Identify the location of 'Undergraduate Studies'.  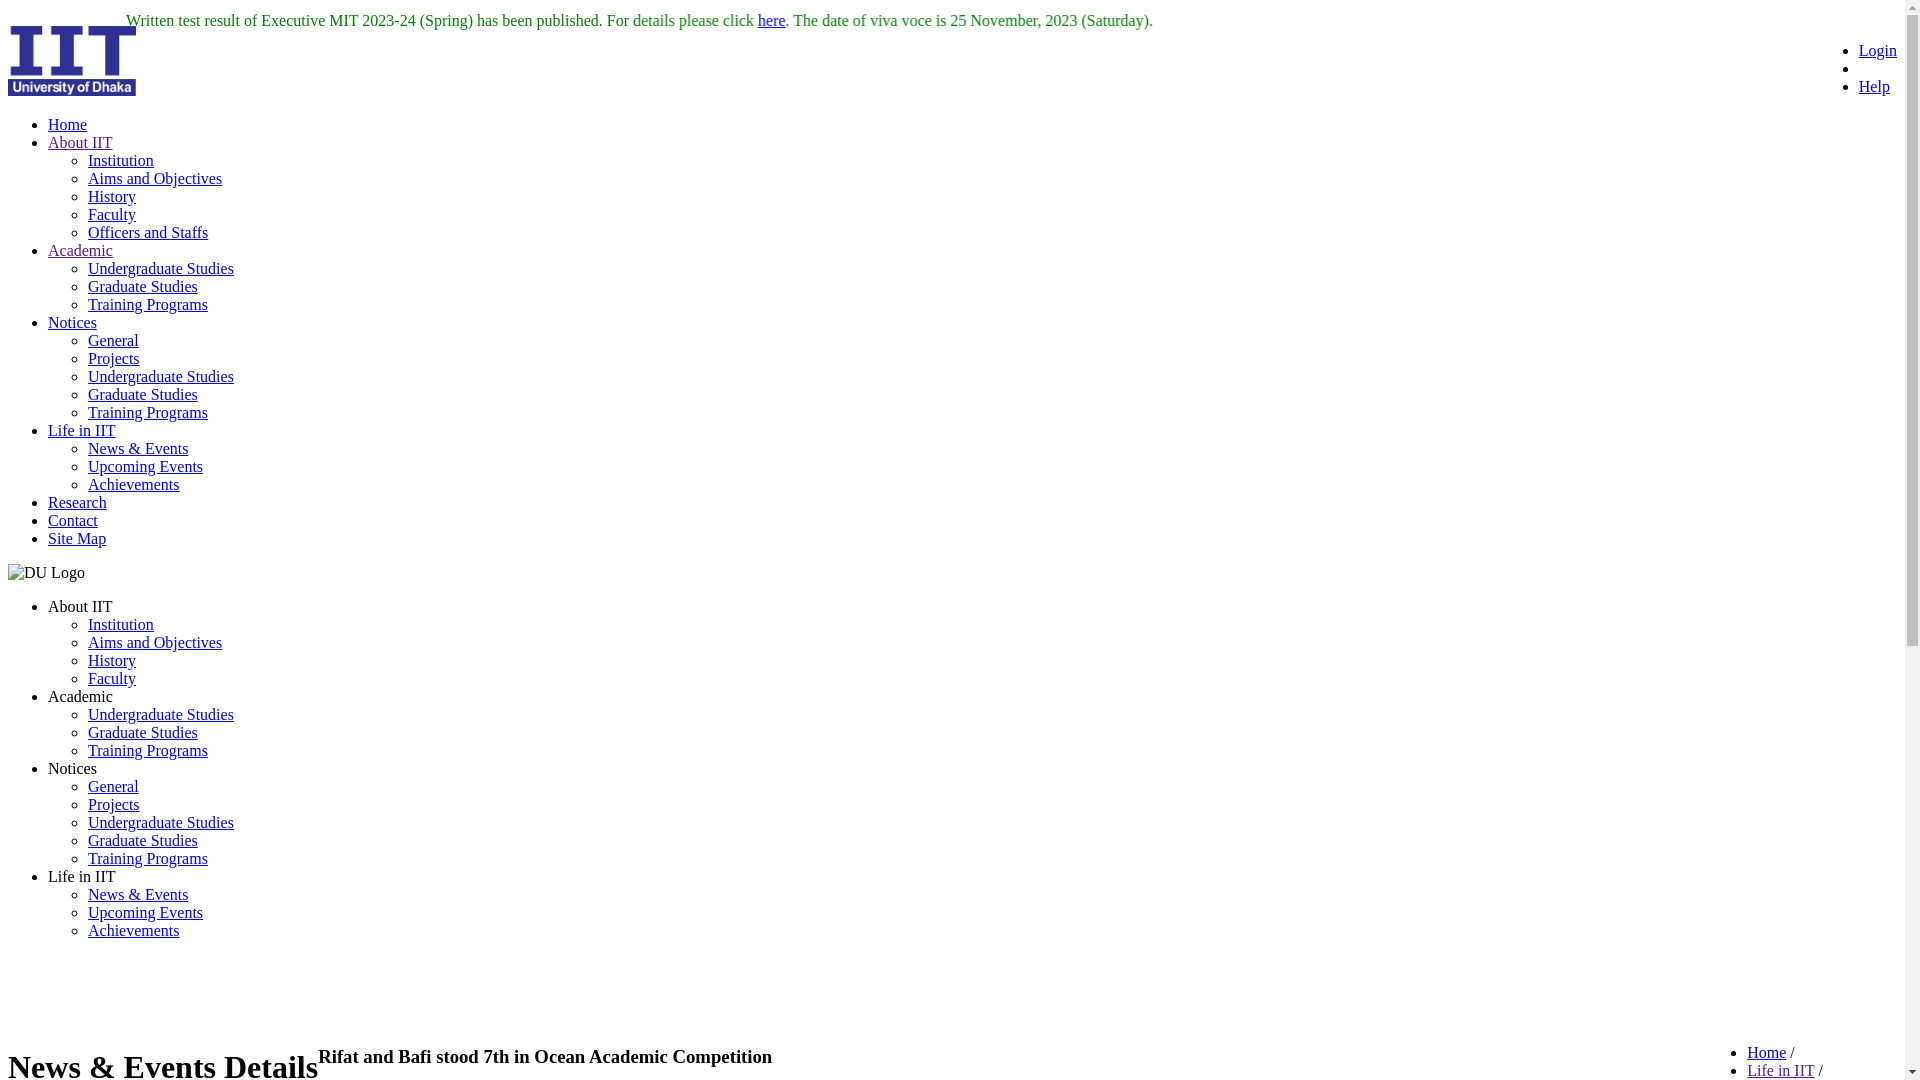
(161, 376).